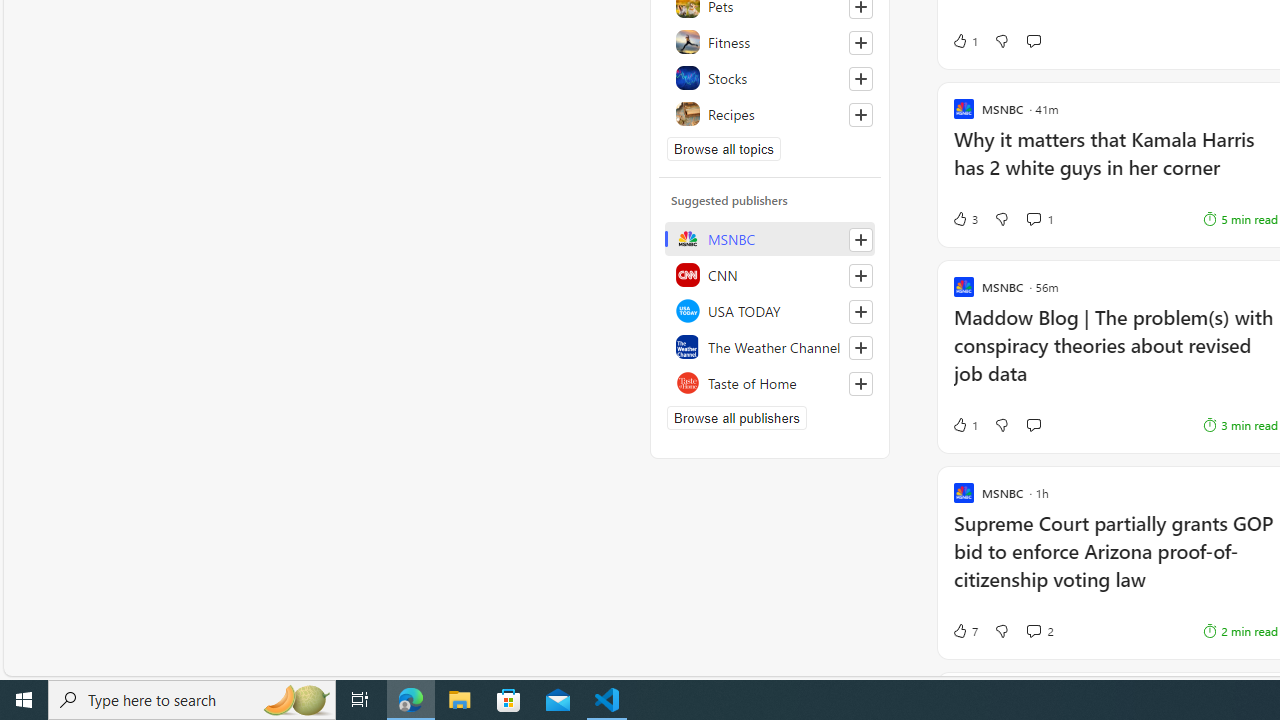 The width and height of the screenshot is (1280, 720). Describe the element at coordinates (1040, 219) in the screenshot. I see `'View comments 1 Comment'` at that location.